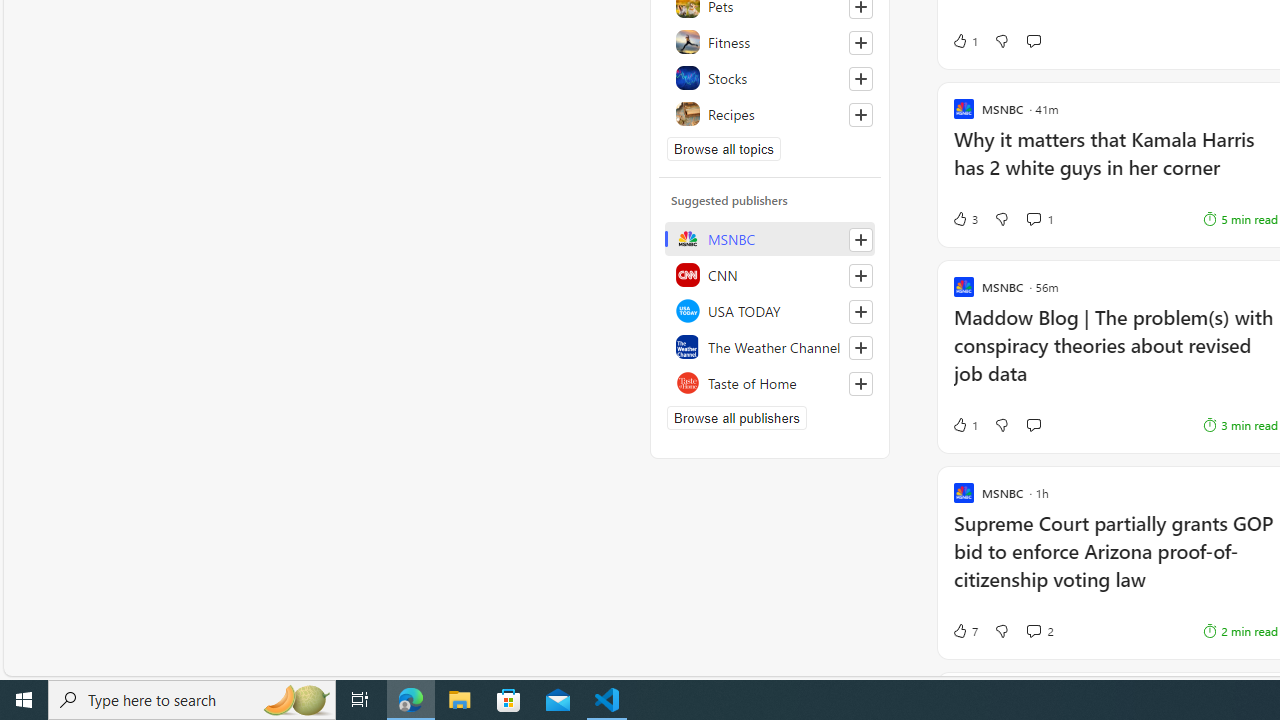 The width and height of the screenshot is (1280, 720). Describe the element at coordinates (1040, 219) in the screenshot. I see `'View comments 1 Comment'` at that location.